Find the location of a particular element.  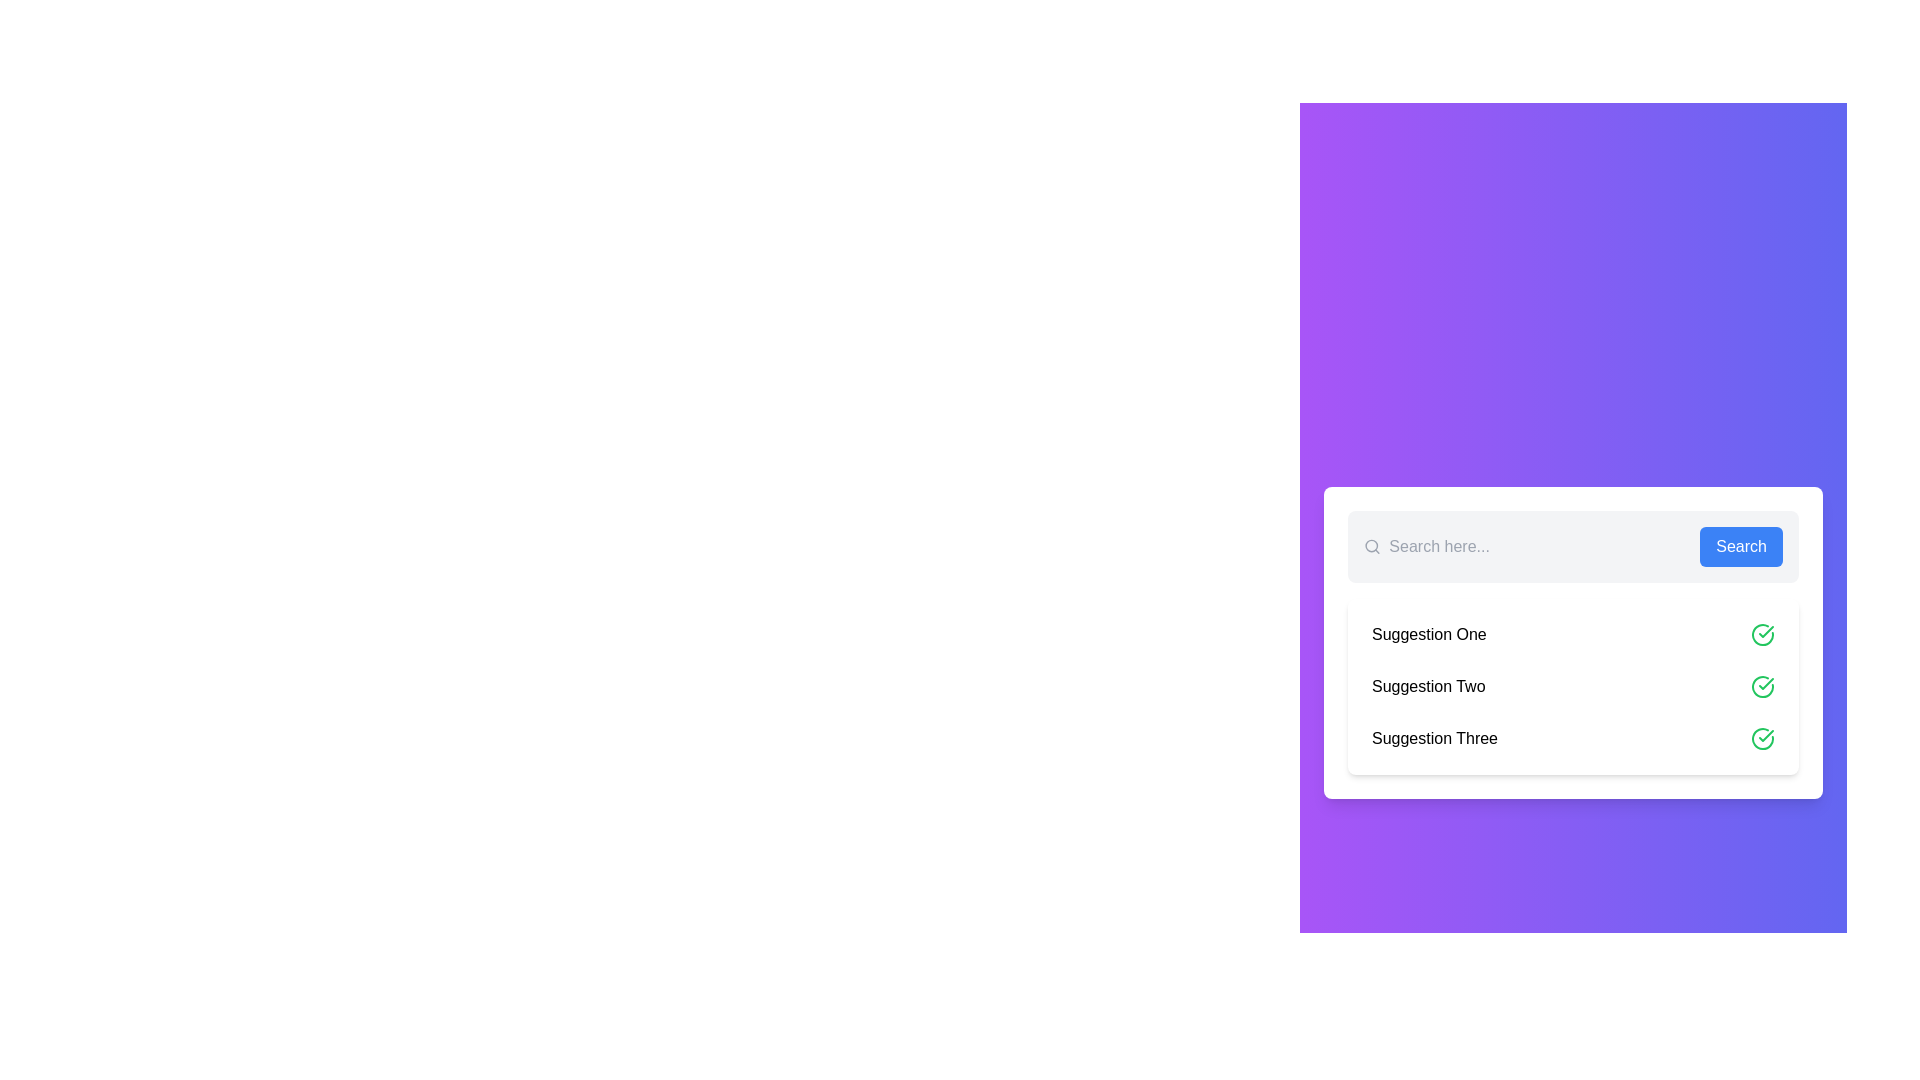

the 'Search' button located at the far right of the search bar within the suggestion card to initiate a search is located at coordinates (1740, 547).